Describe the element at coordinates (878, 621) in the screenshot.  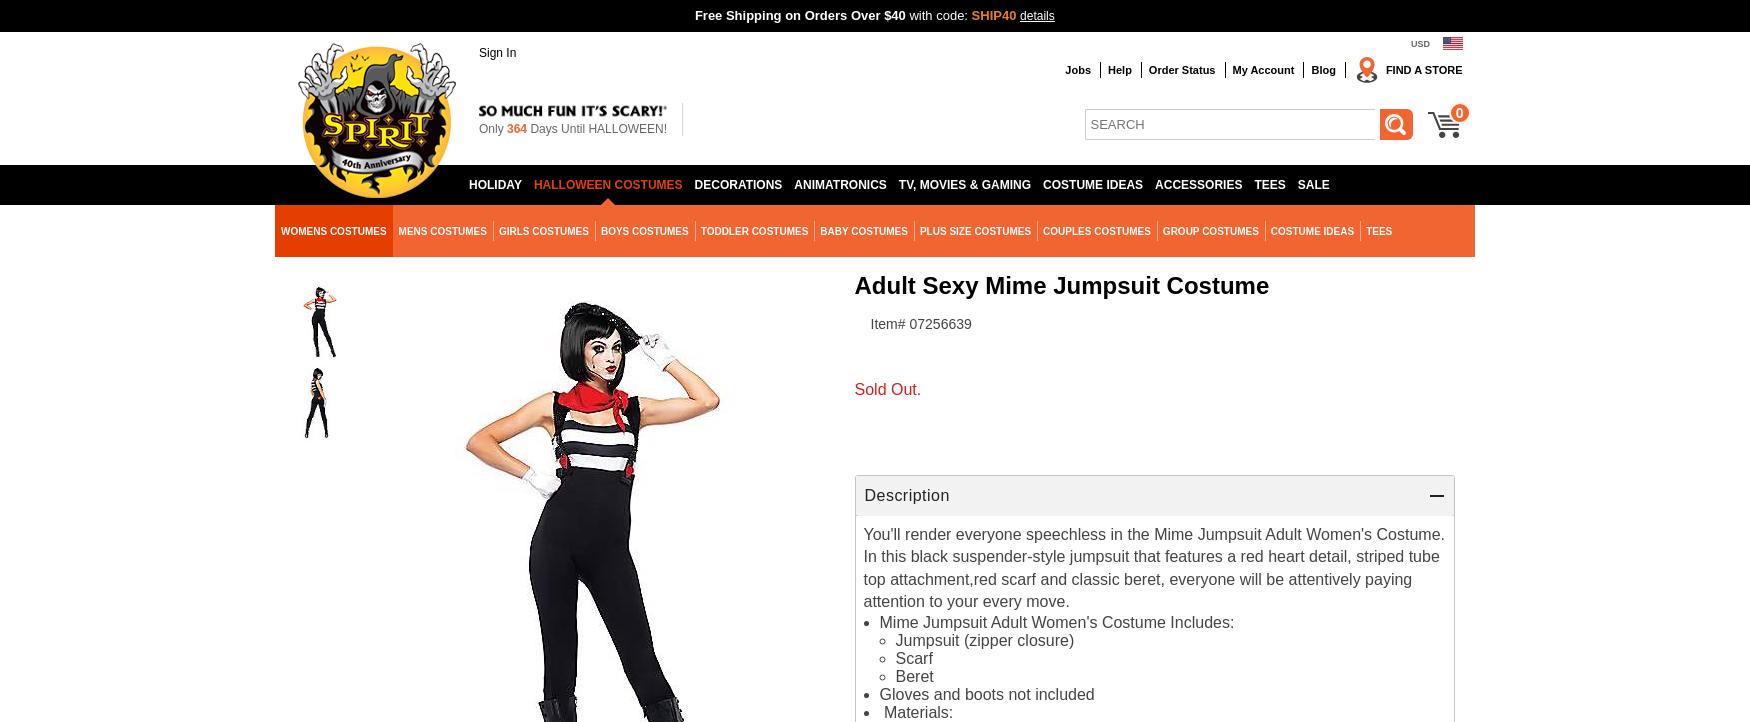
I see `'Mime Jumpsuit Adult Women's Costume Includes:'` at that location.